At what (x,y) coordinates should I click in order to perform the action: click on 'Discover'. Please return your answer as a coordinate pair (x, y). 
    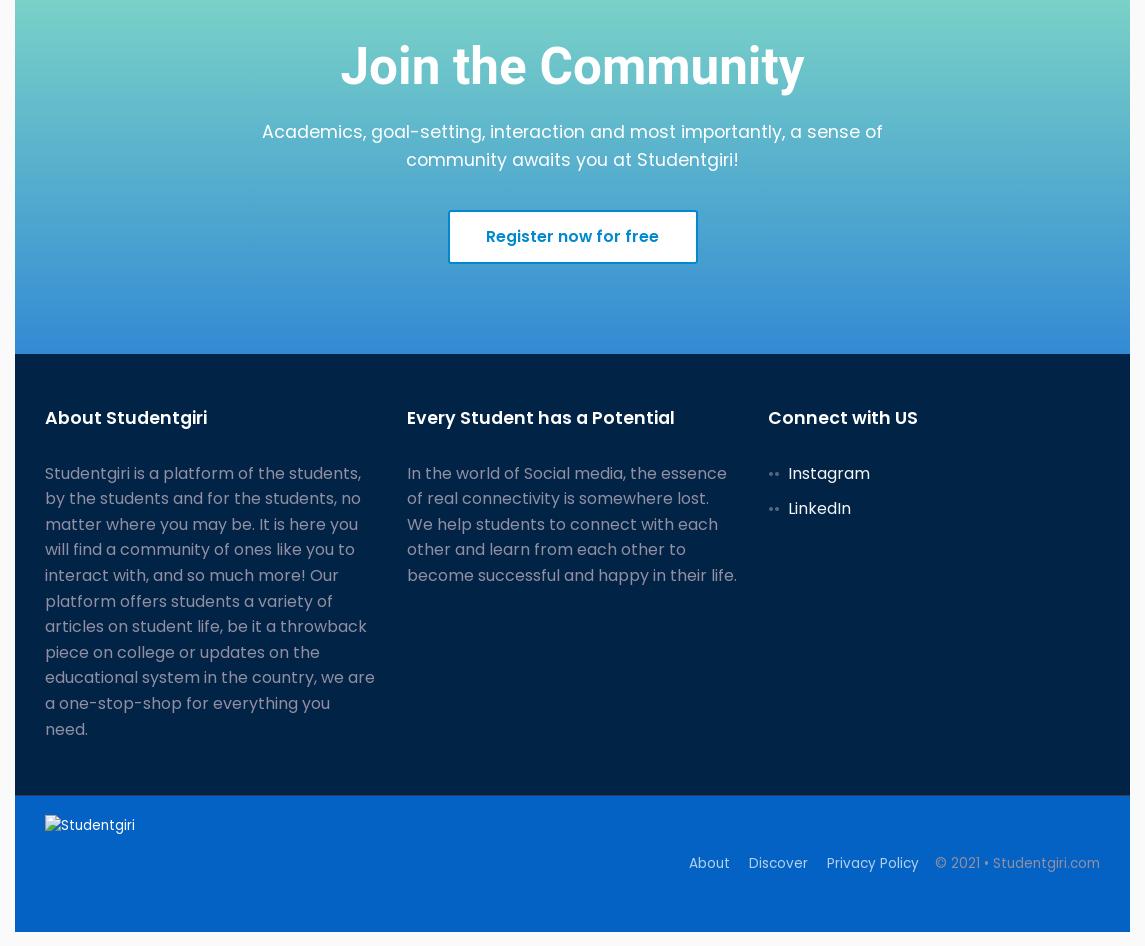
    Looking at the image, I should click on (777, 863).